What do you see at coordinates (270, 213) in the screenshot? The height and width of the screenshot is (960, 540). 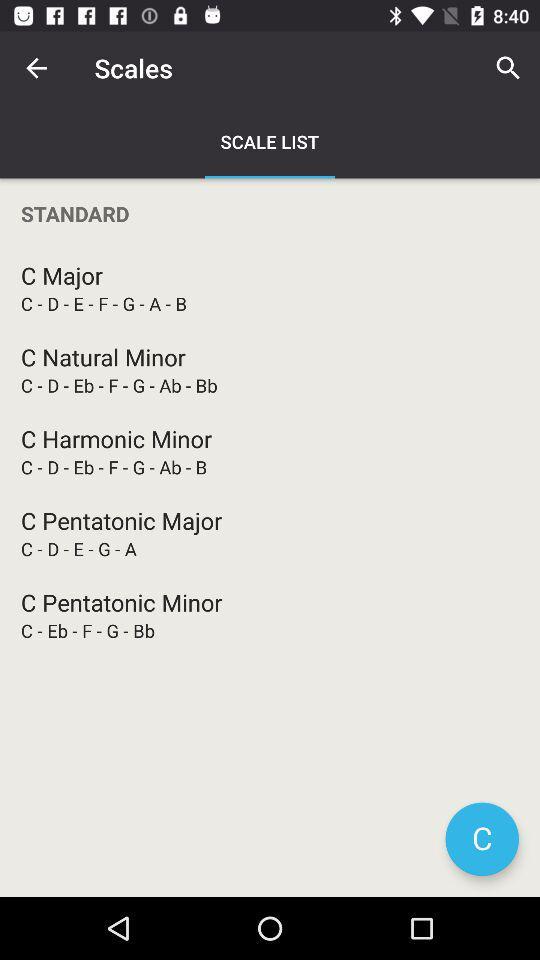 I see `standard item` at bounding box center [270, 213].